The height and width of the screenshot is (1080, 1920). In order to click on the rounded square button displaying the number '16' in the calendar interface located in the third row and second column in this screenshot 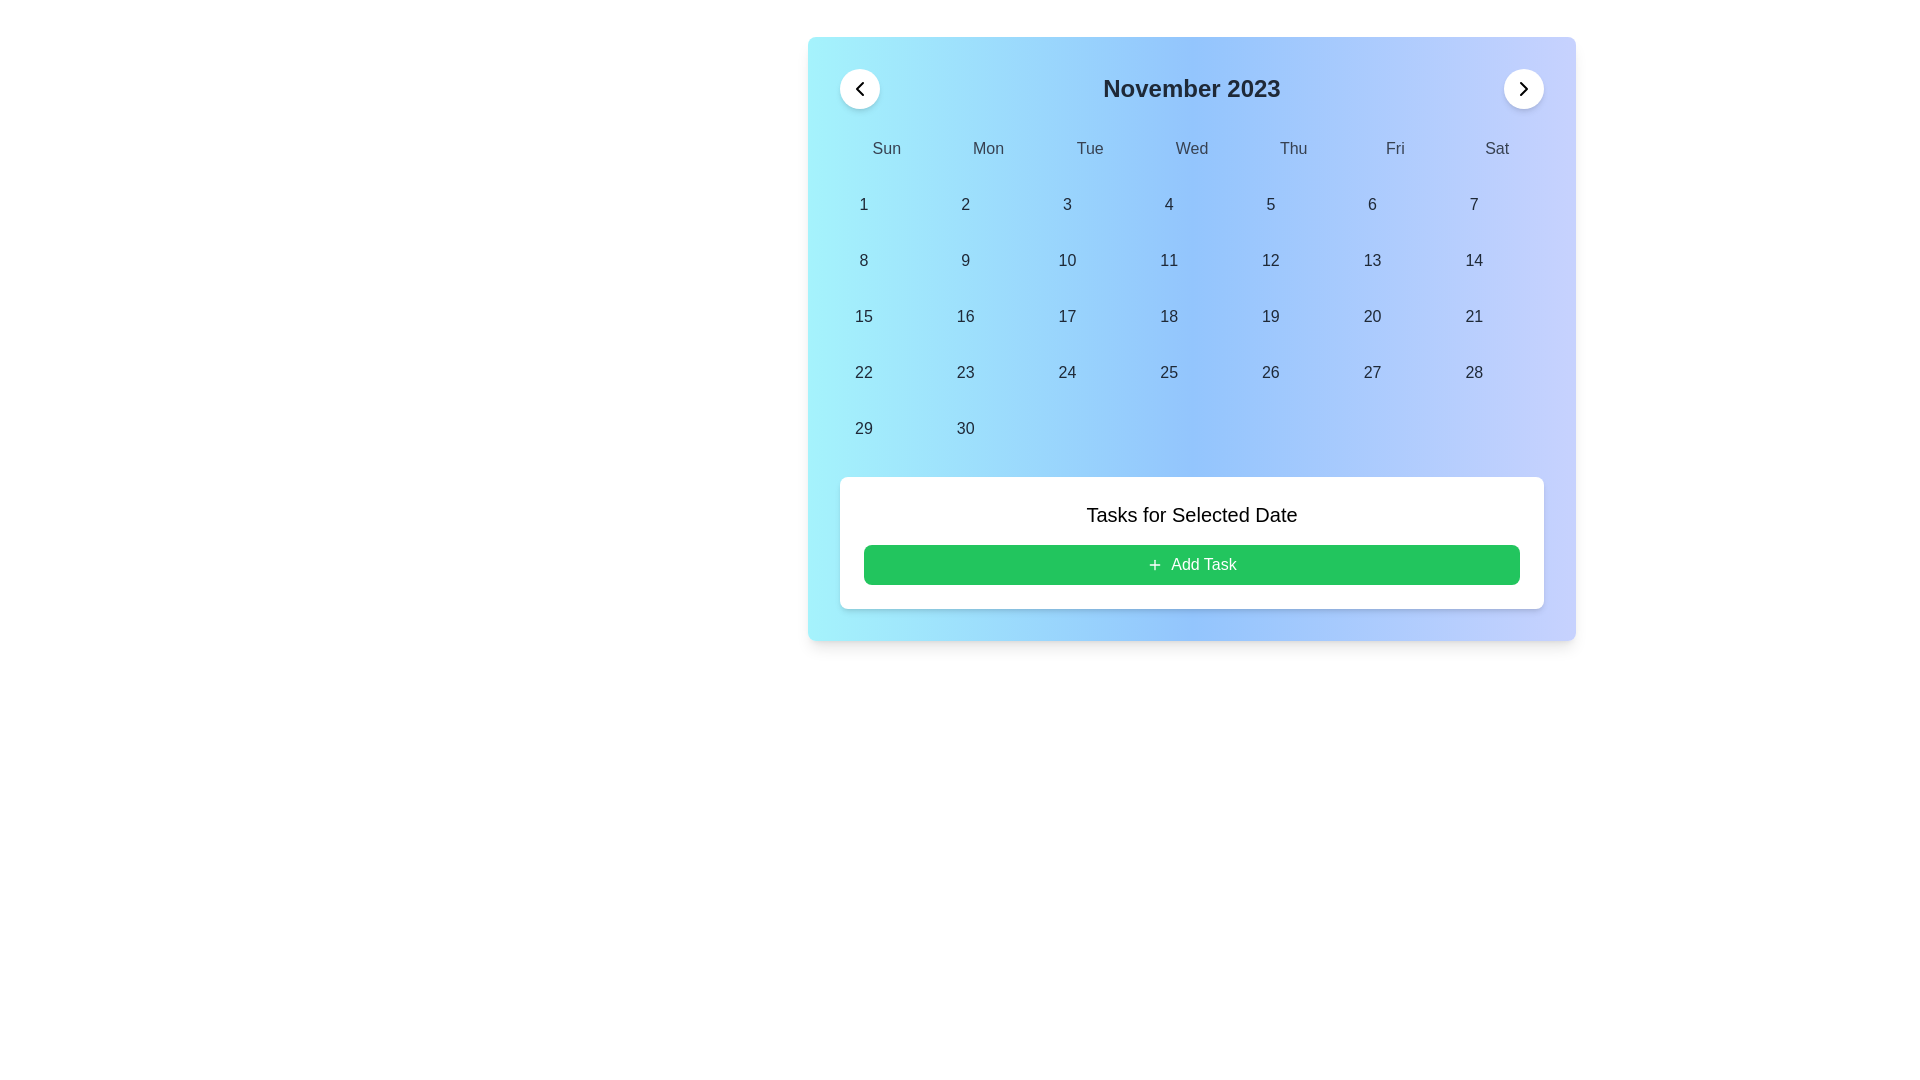, I will do `click(965, 315)`.